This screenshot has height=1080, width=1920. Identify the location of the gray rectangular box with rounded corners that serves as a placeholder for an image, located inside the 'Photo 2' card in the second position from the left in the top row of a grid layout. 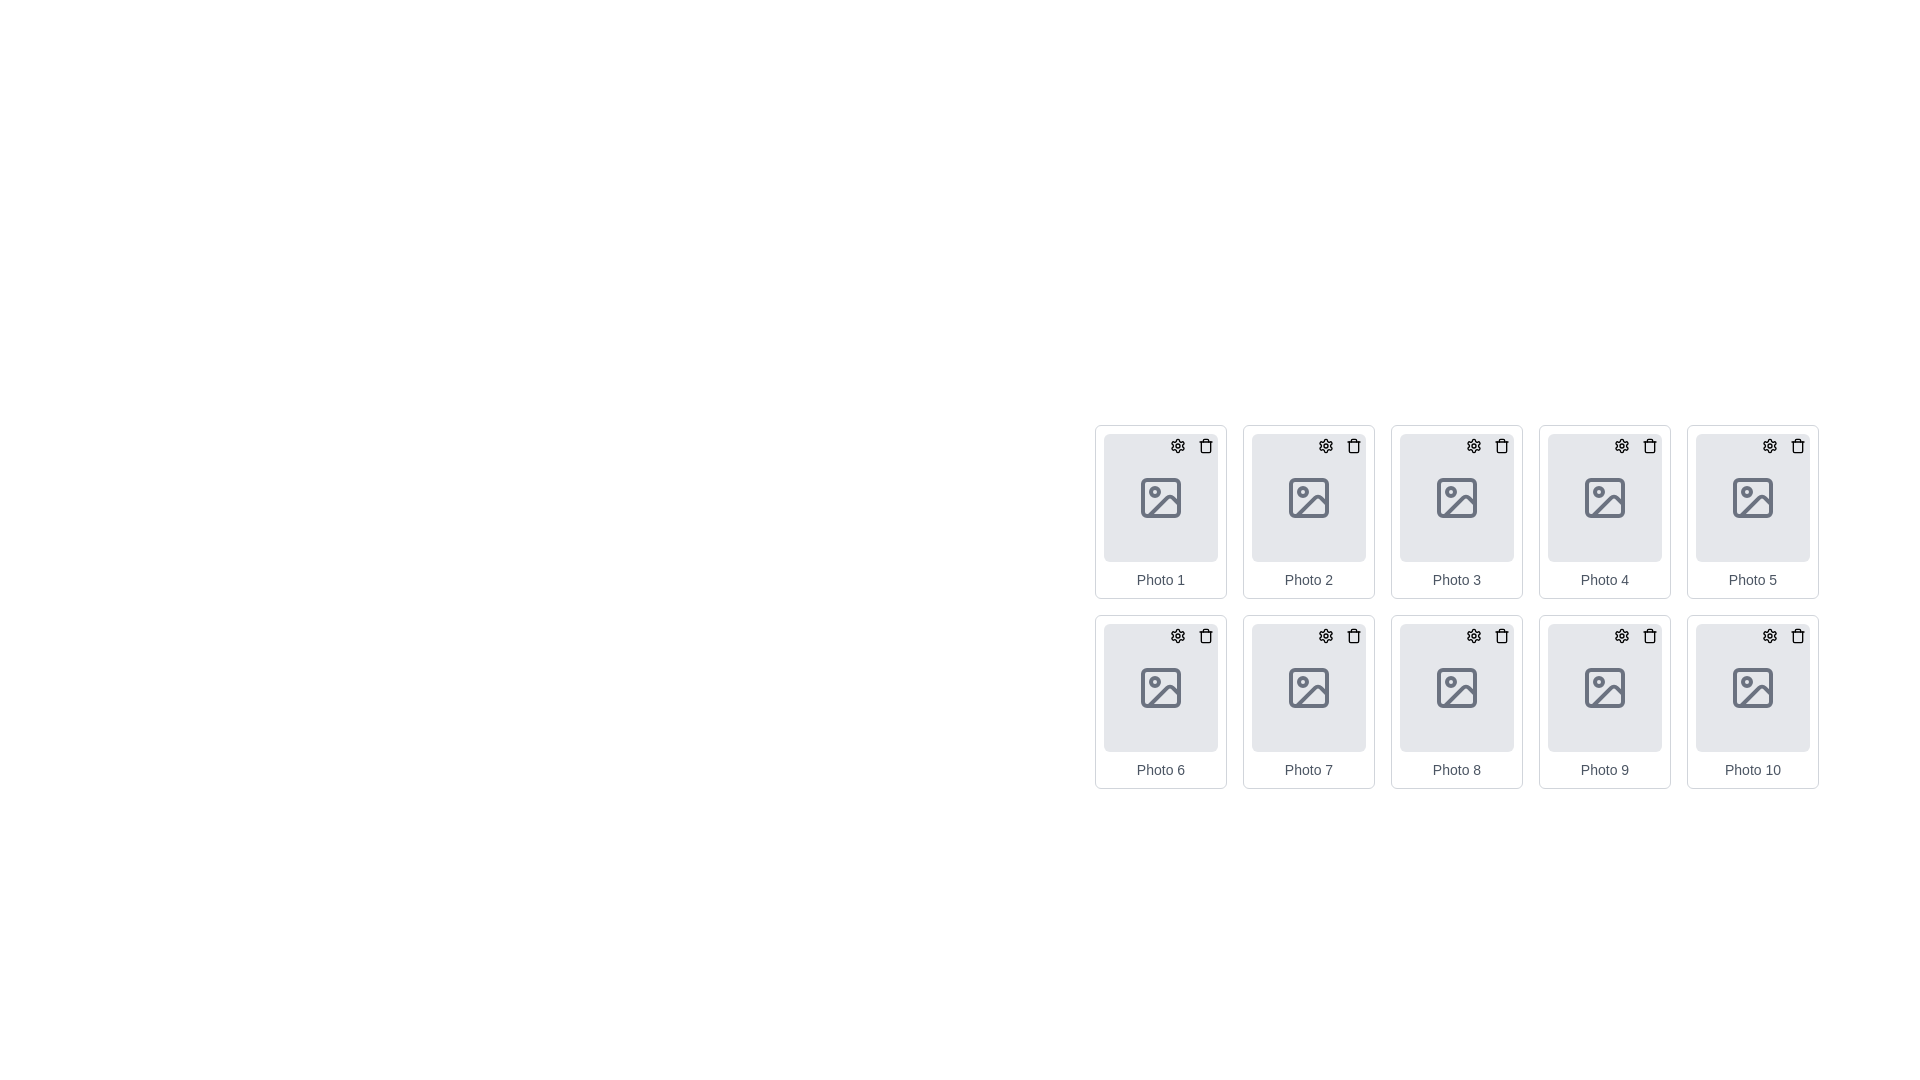
(1309, 496).